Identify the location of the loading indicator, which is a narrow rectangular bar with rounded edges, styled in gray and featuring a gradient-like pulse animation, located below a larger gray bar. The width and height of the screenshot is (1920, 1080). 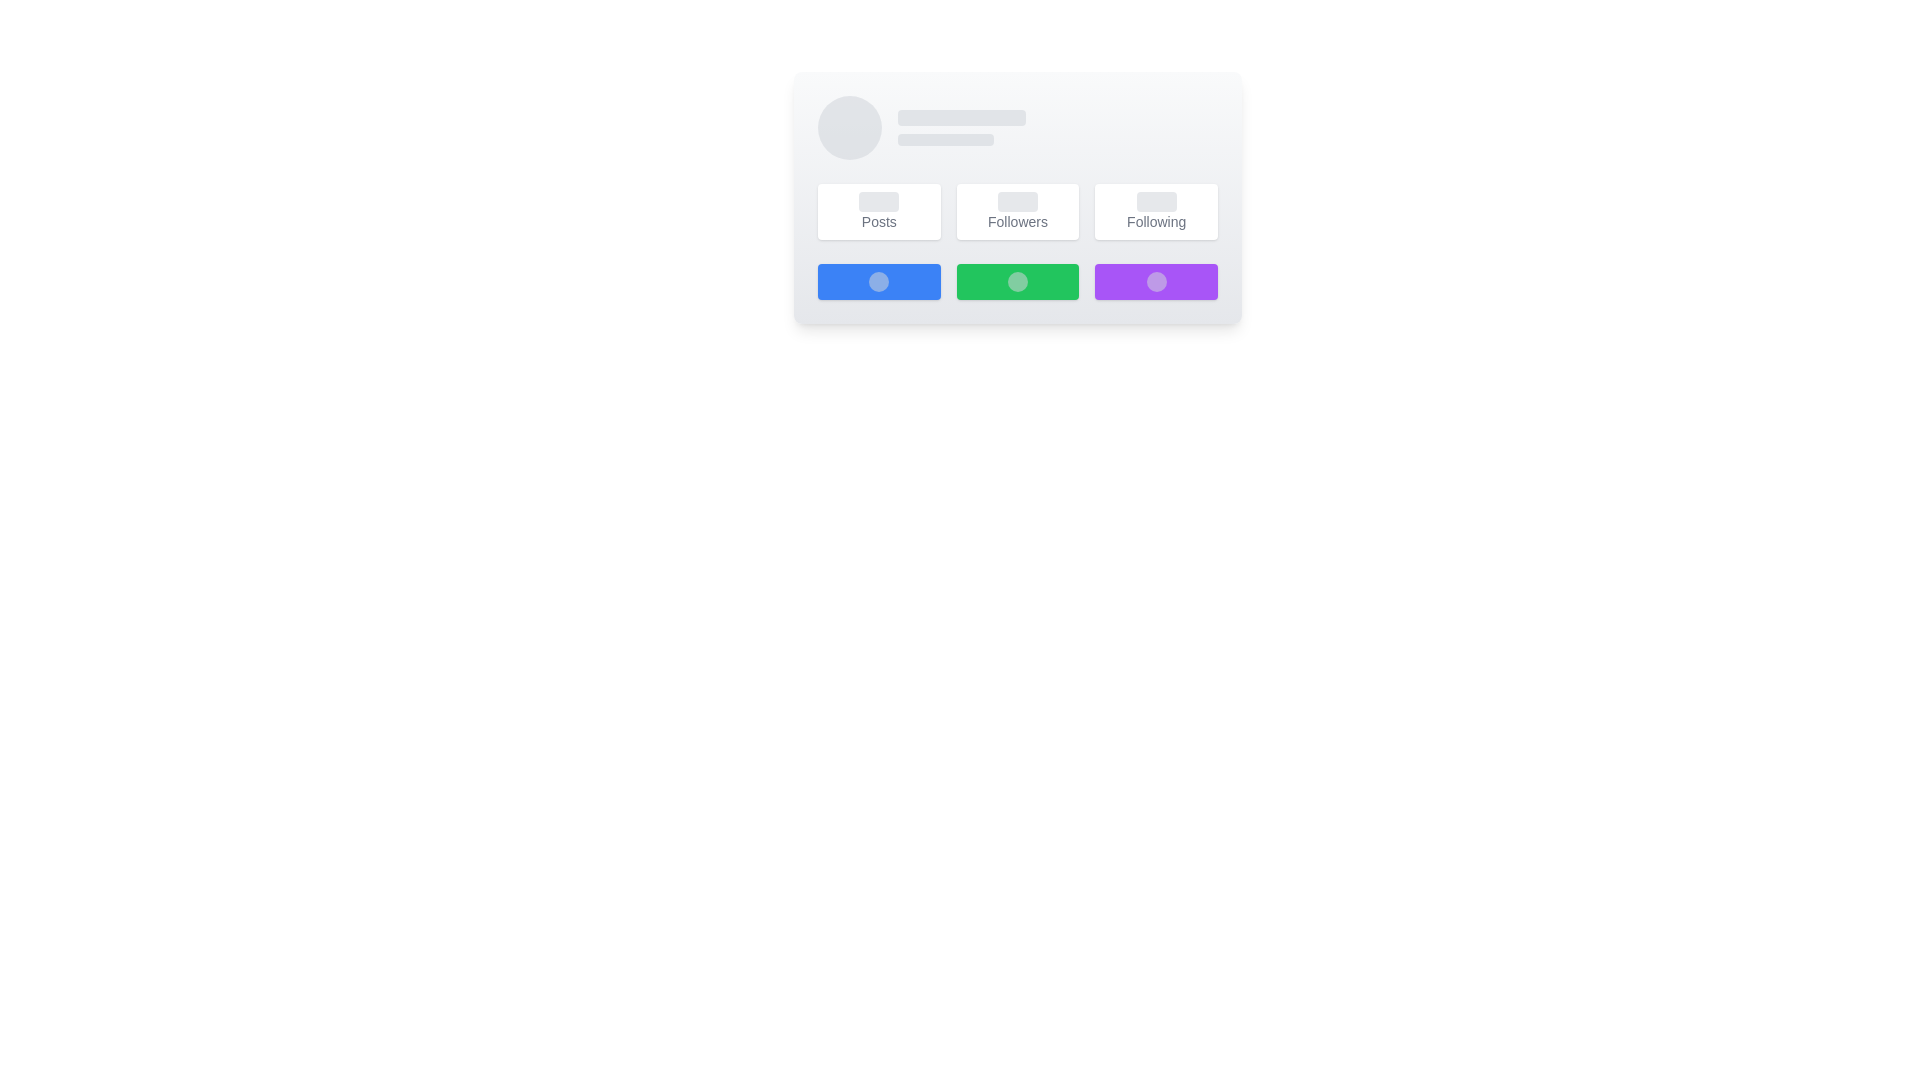
(944, 138).